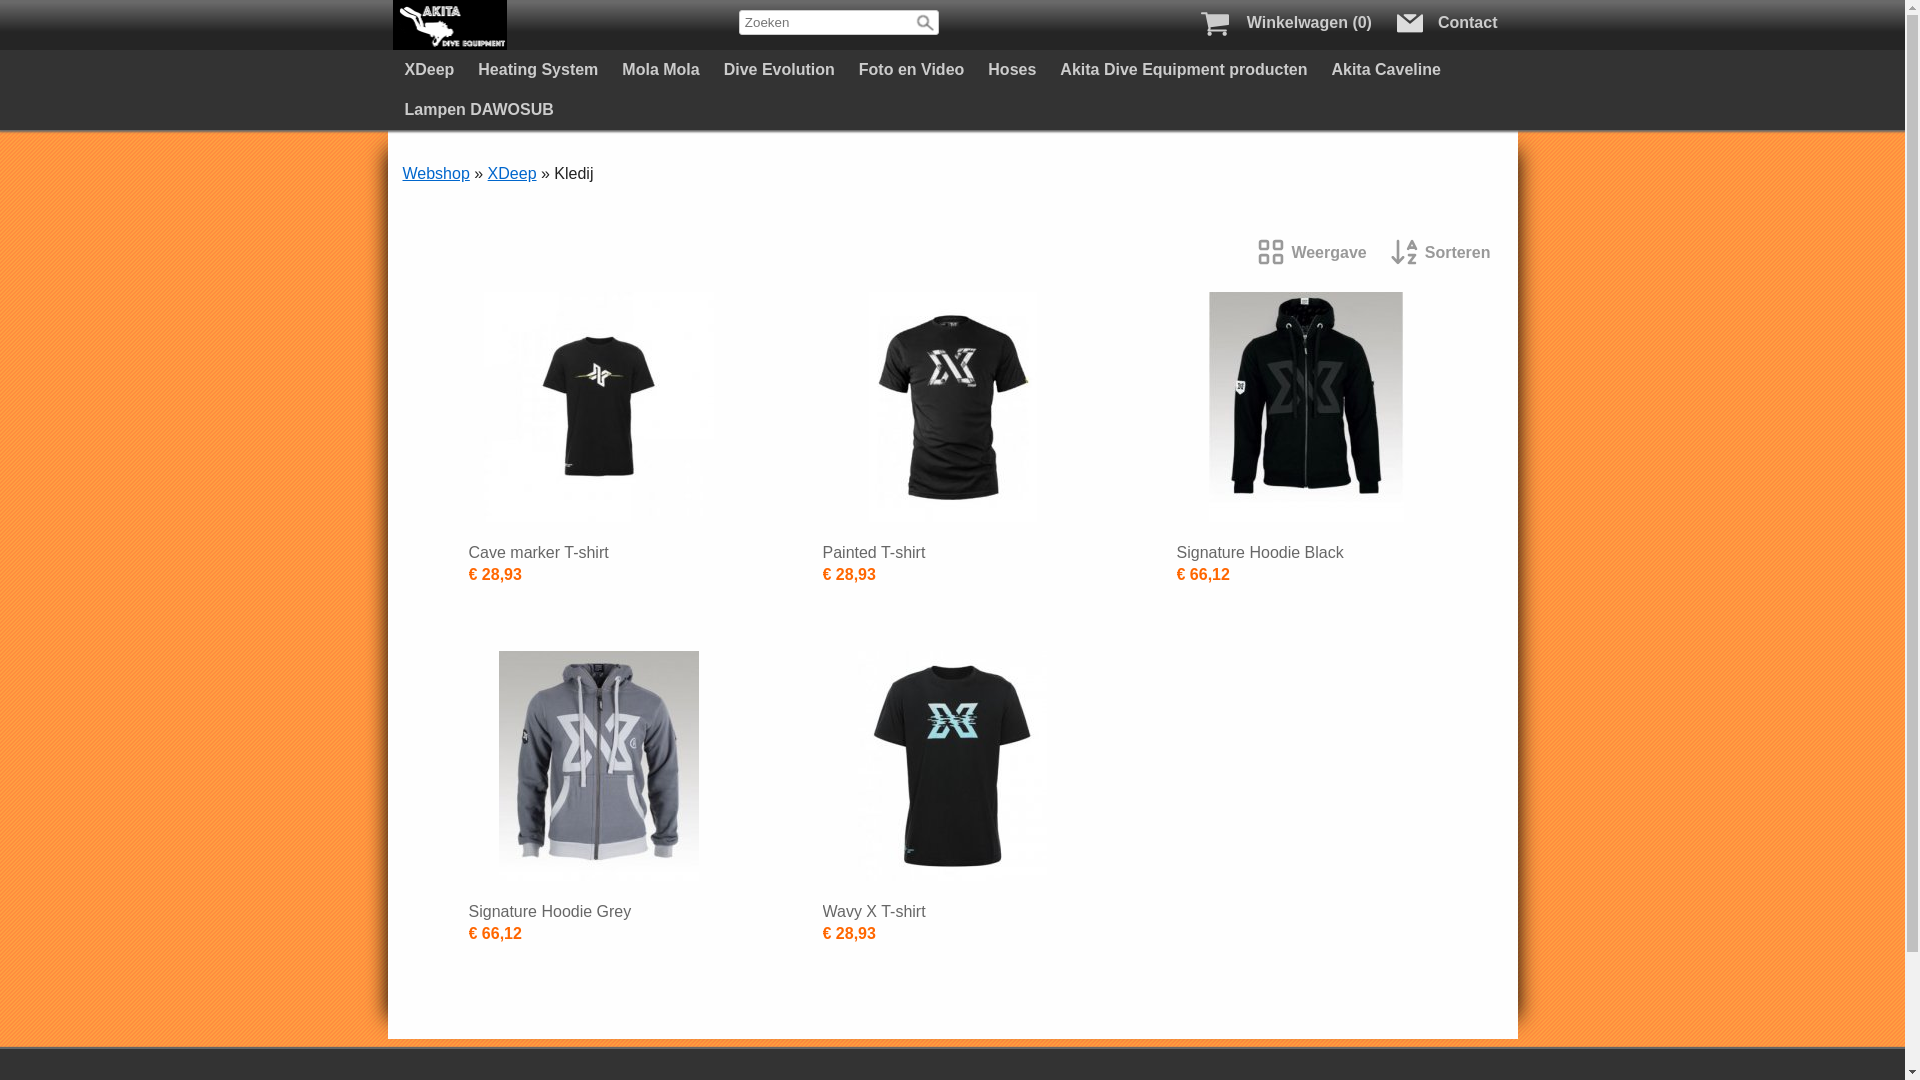 The image size is (1920, 1080). Describe the element at coordinates (434, 172) in the screenshot. I see `'Webshop'` at that location.